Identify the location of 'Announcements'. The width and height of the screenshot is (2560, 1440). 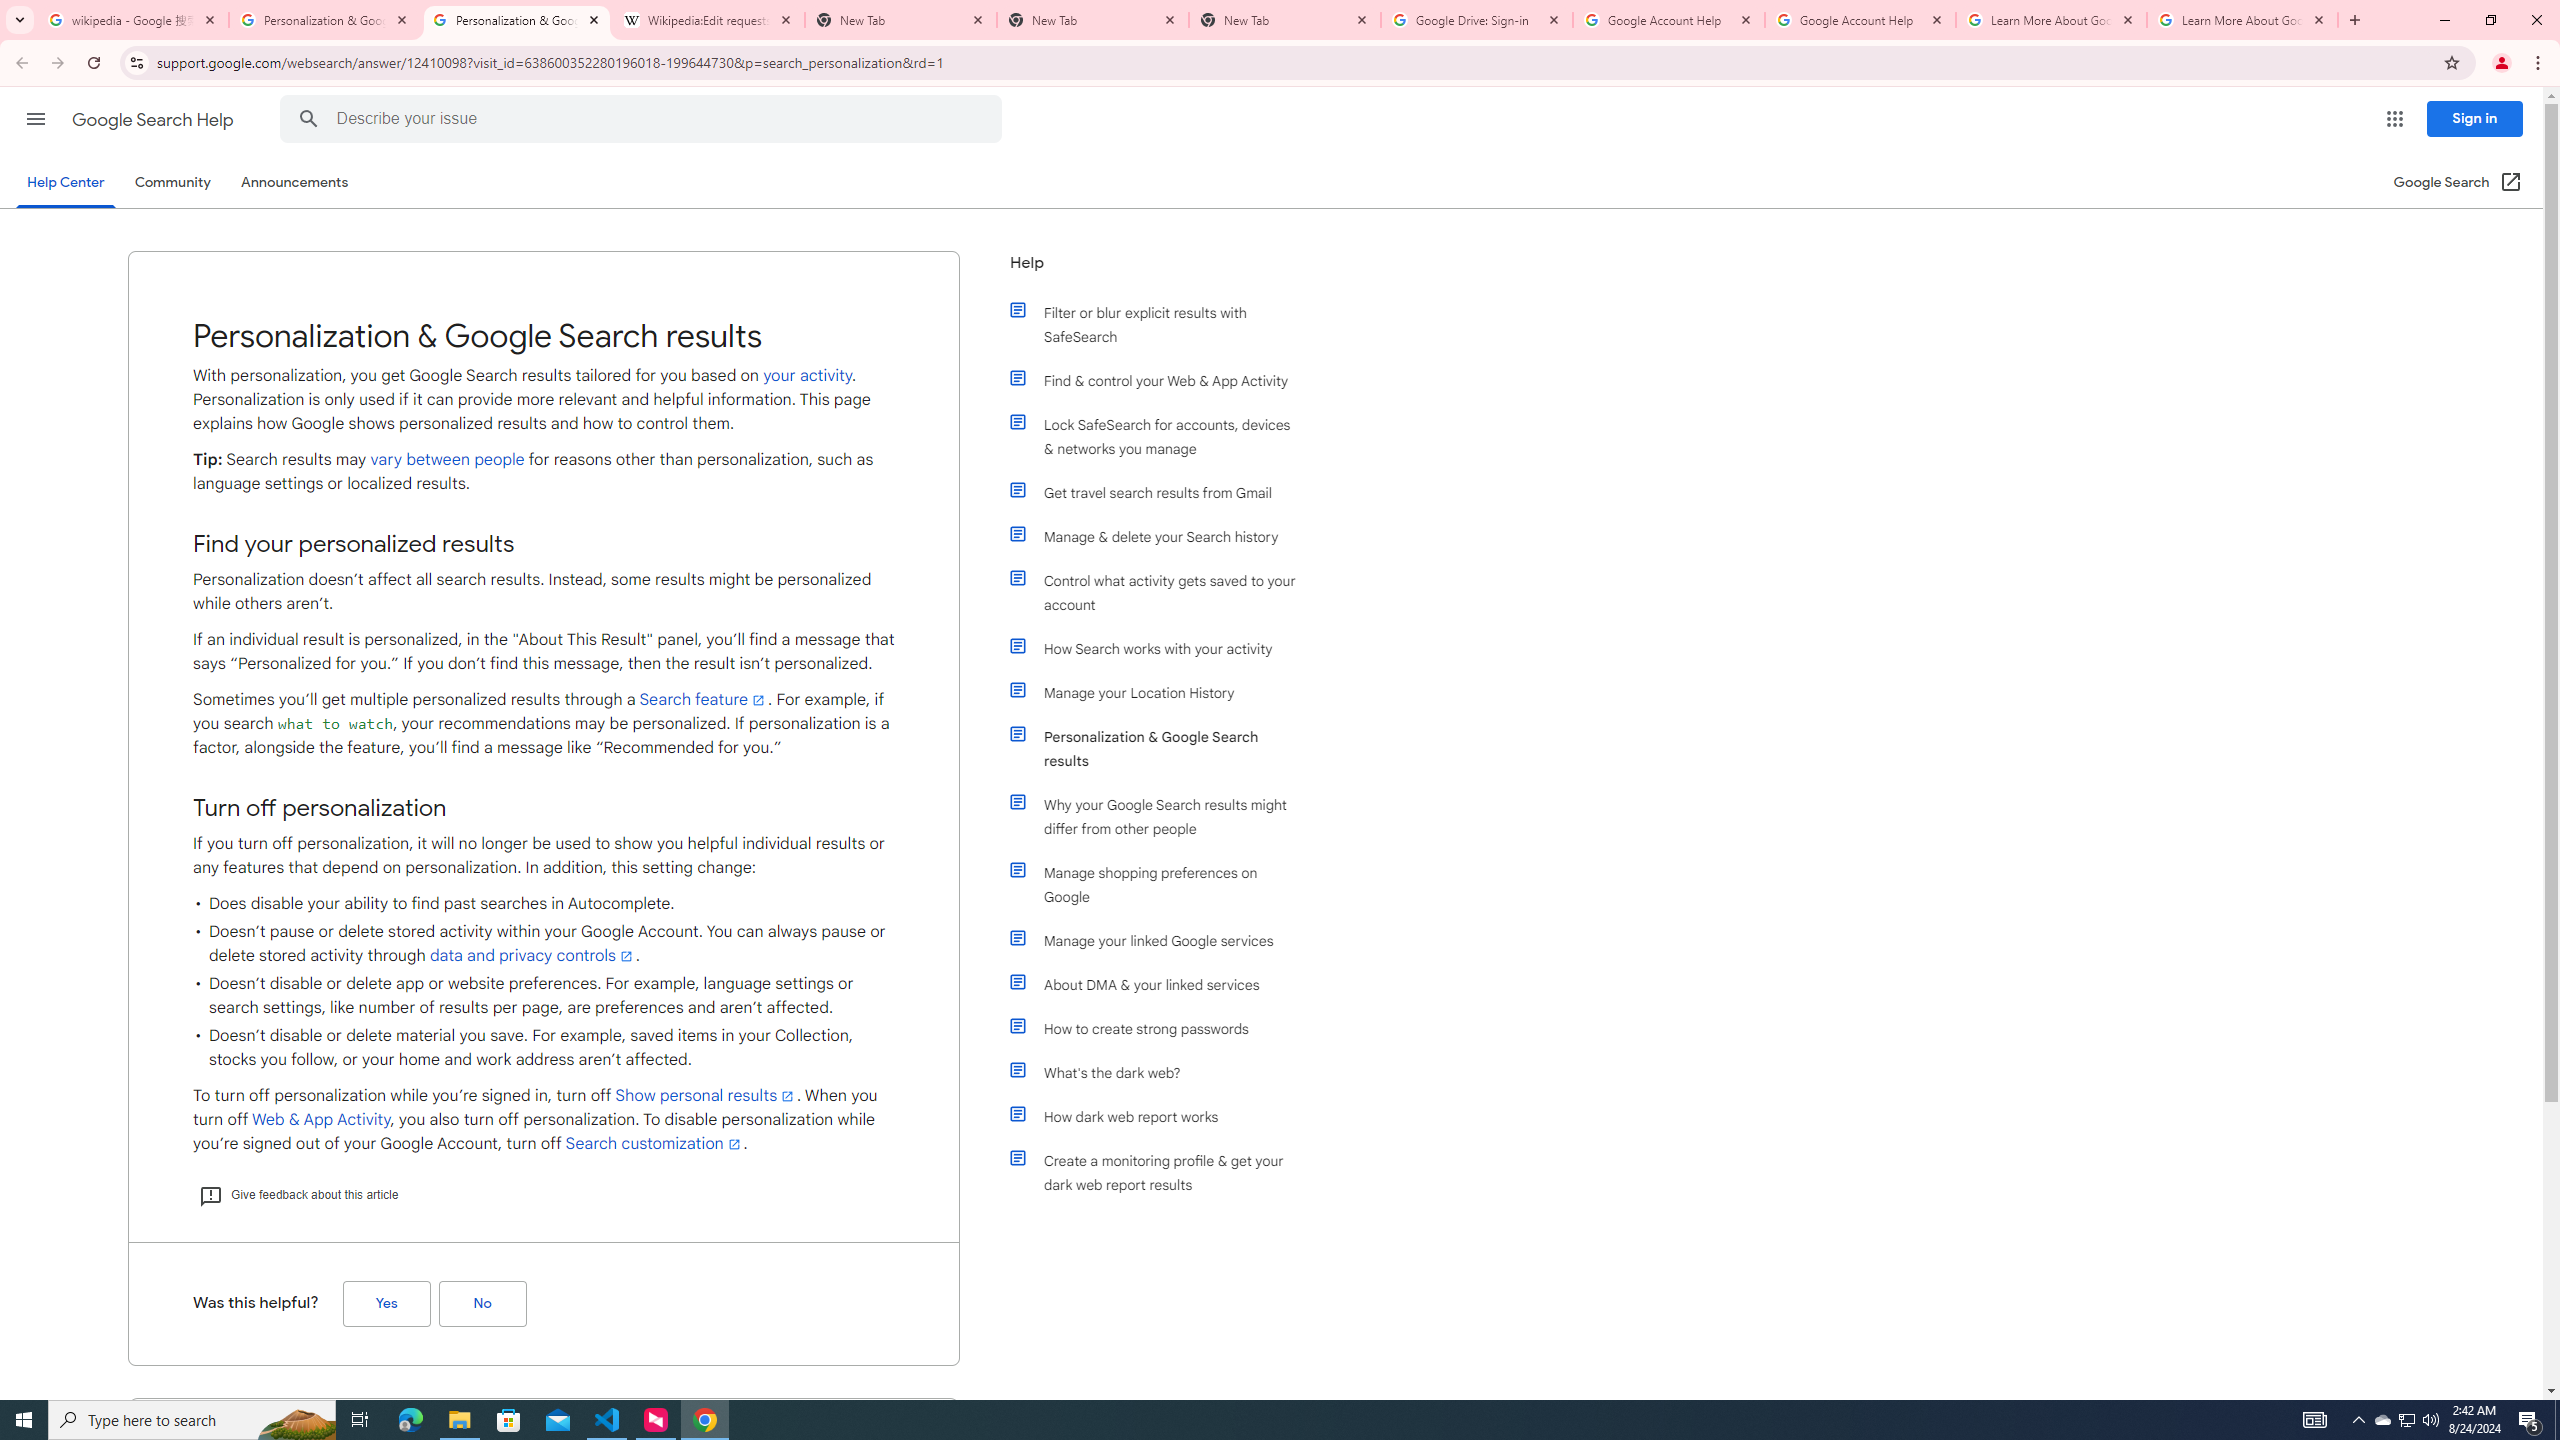
(294, 181).